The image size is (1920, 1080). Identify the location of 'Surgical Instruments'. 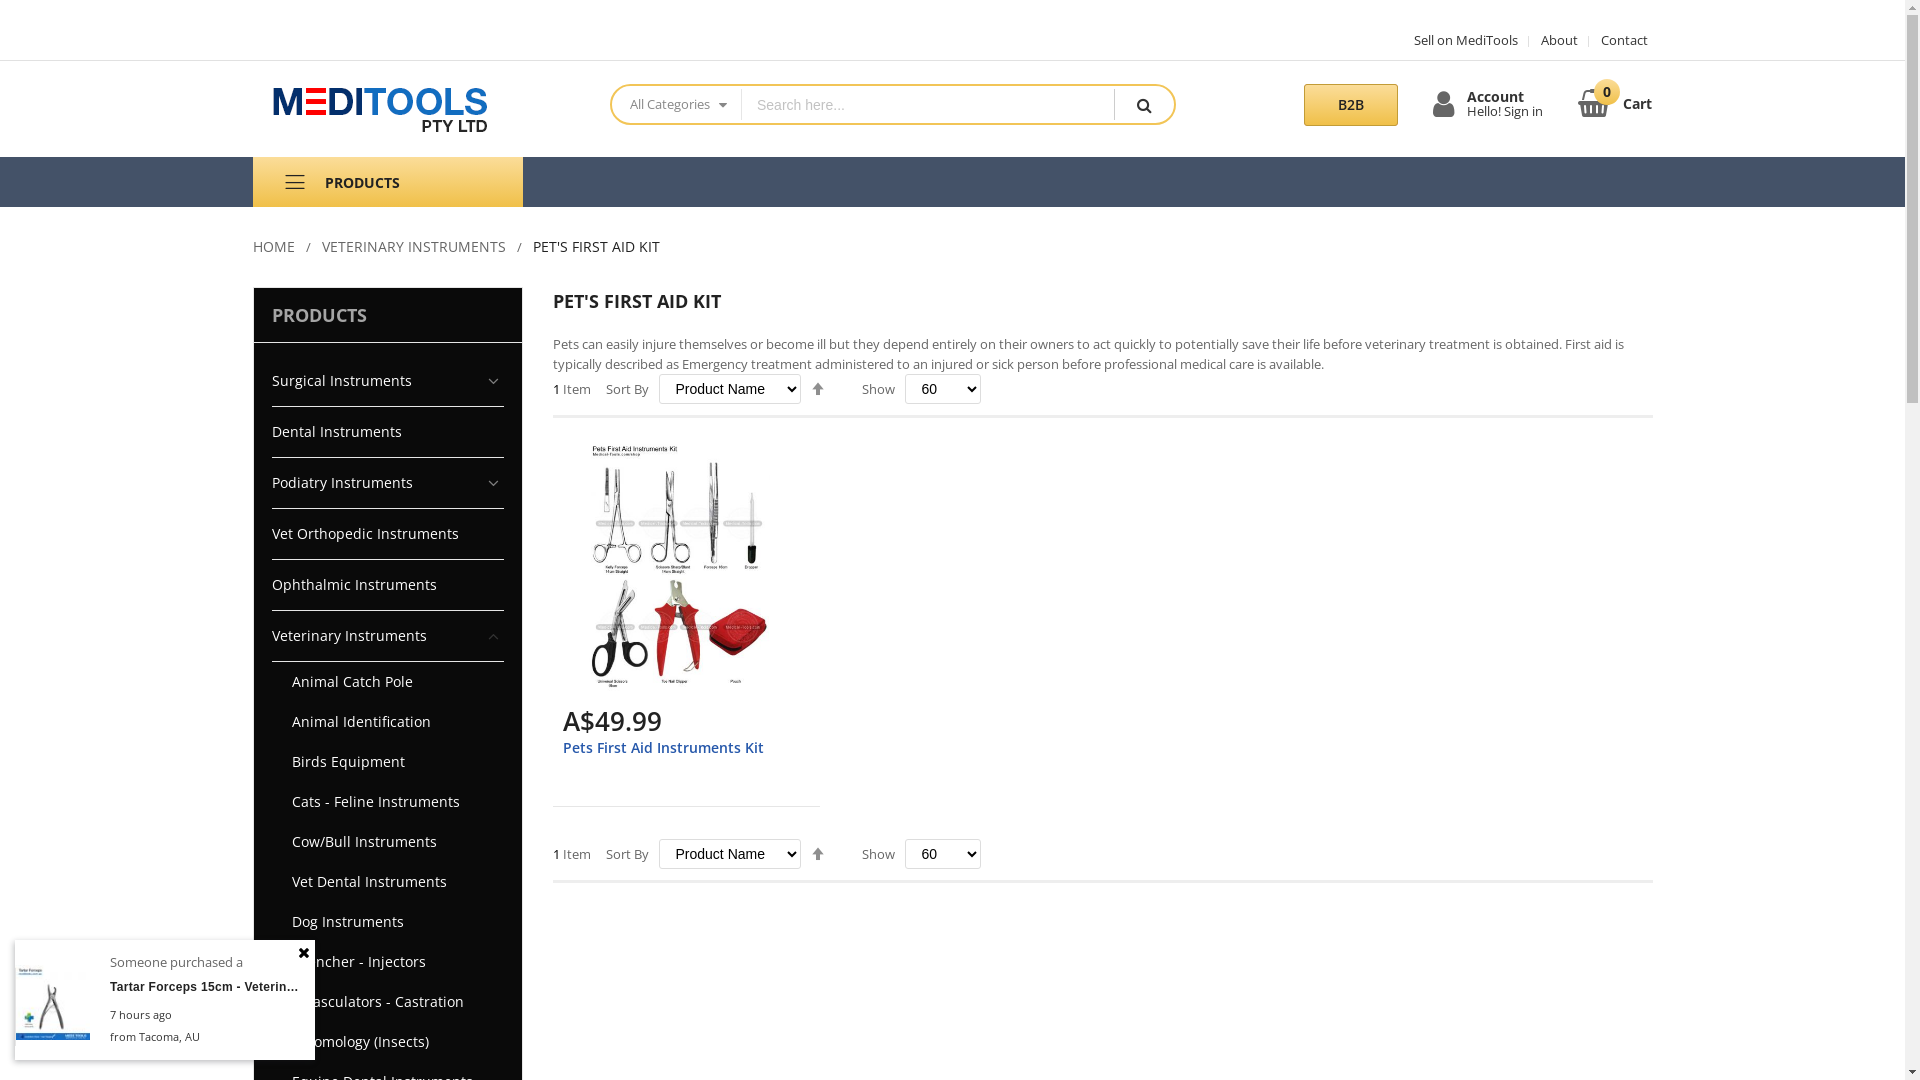
(388, 381).